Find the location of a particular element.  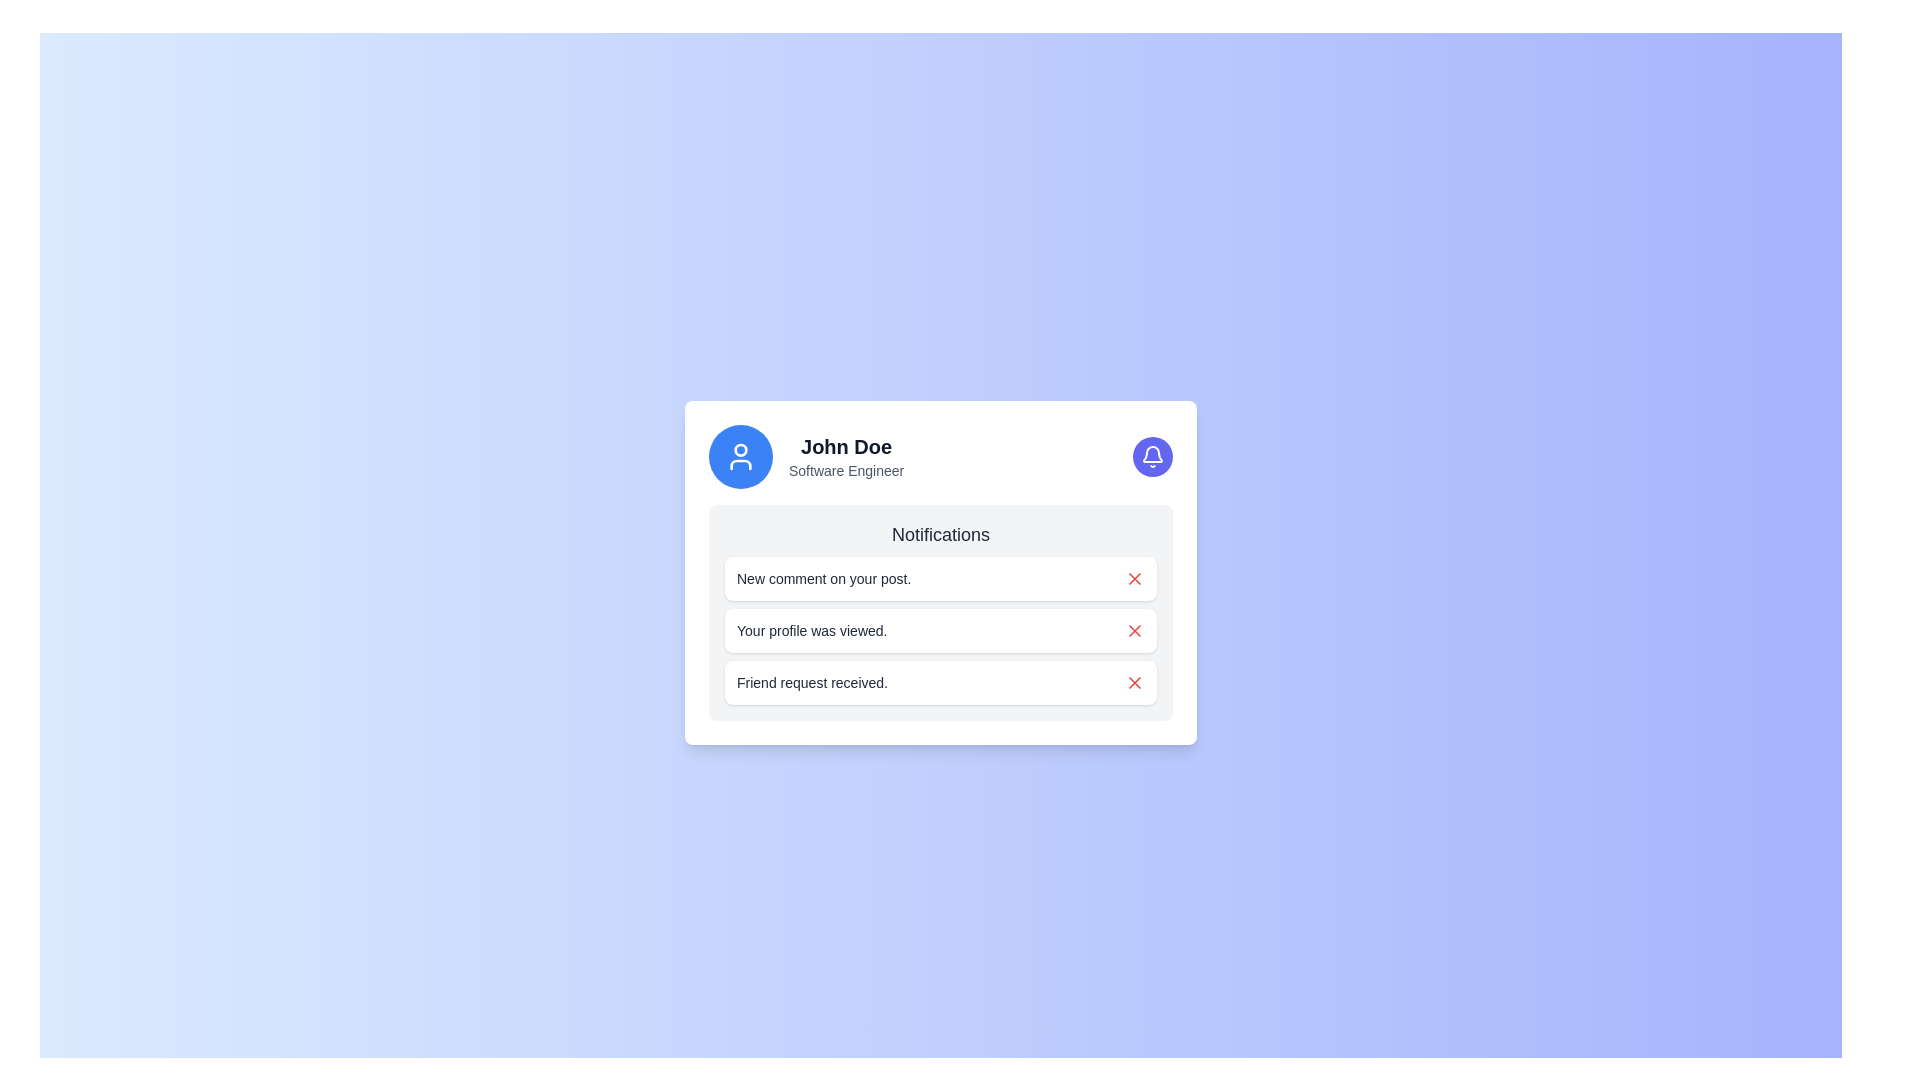

the center of the circular blue icon with a white user silhouette located at the top-left corner of the profile card for possible profile-related actions is located at coordinates (739, 456).